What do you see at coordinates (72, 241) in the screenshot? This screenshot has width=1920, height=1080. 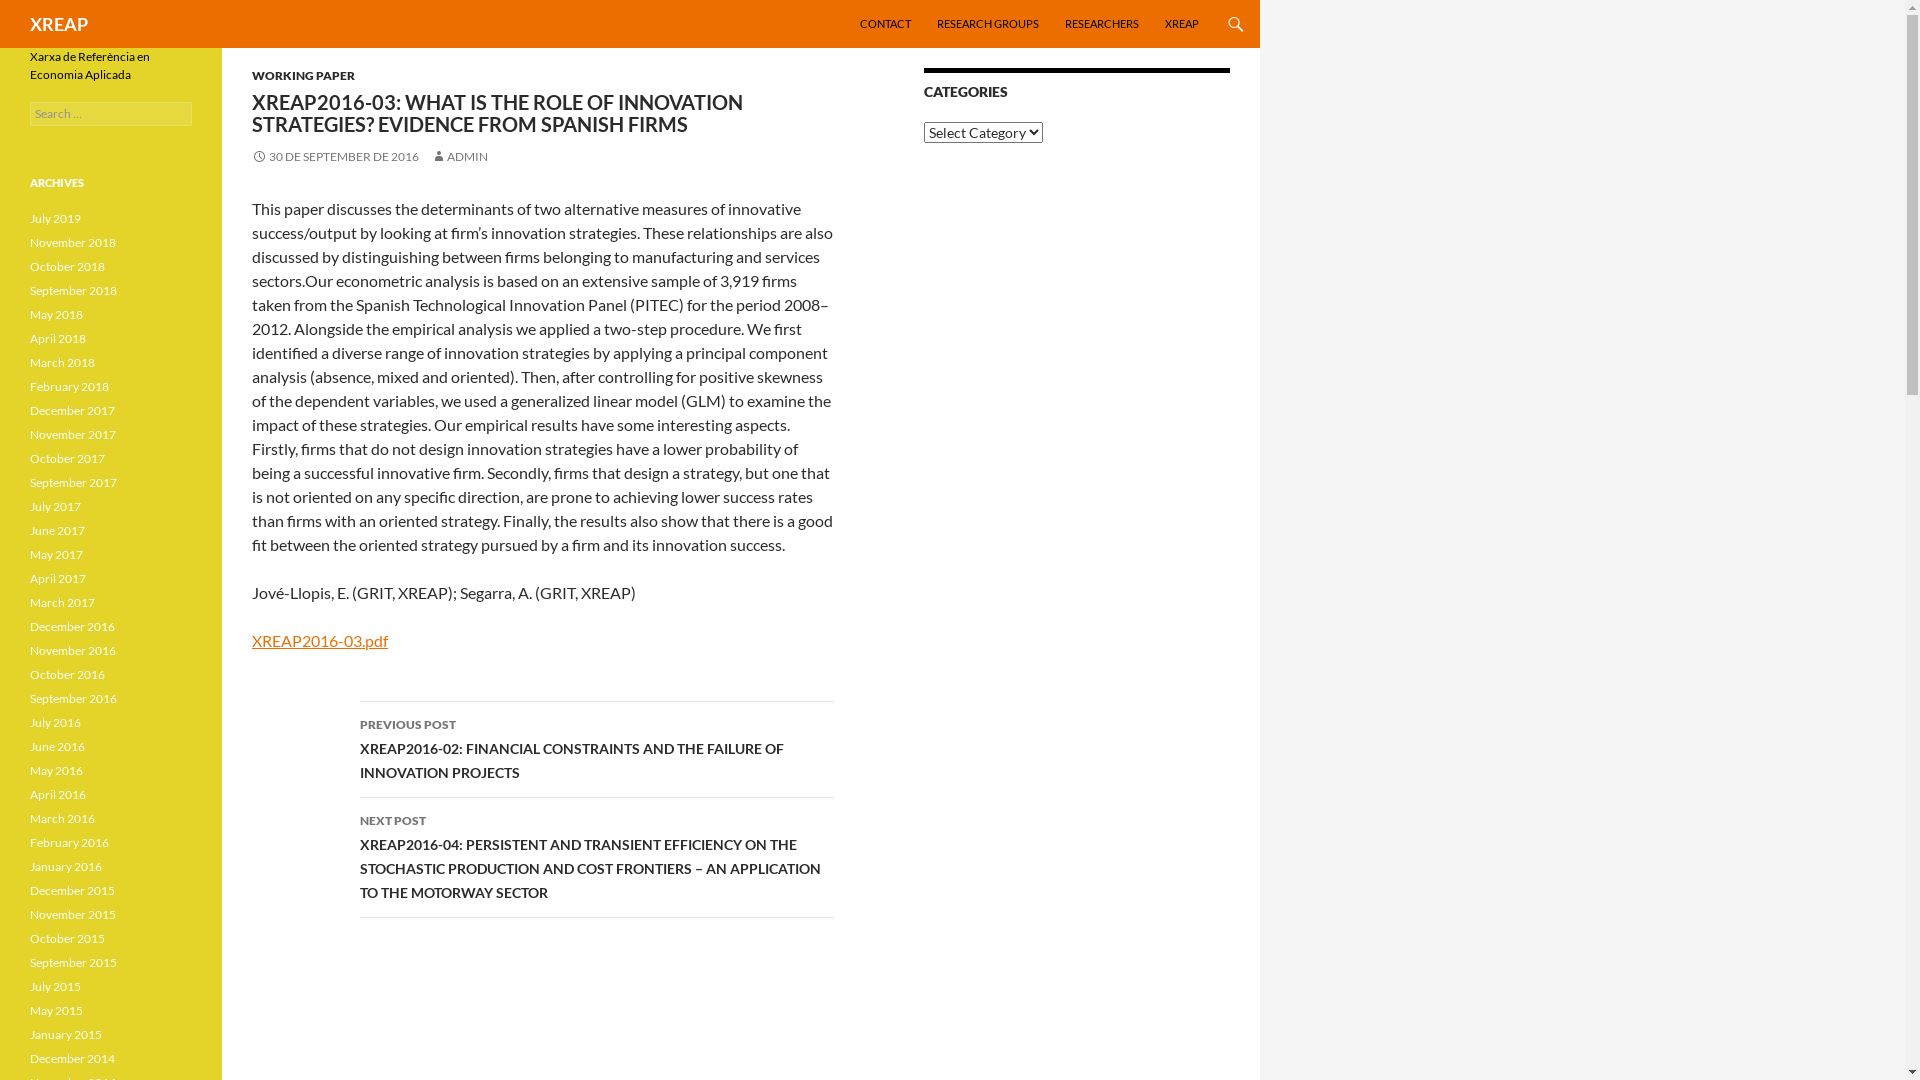 I see `'November 2018'` at bounding box center [72, 241].